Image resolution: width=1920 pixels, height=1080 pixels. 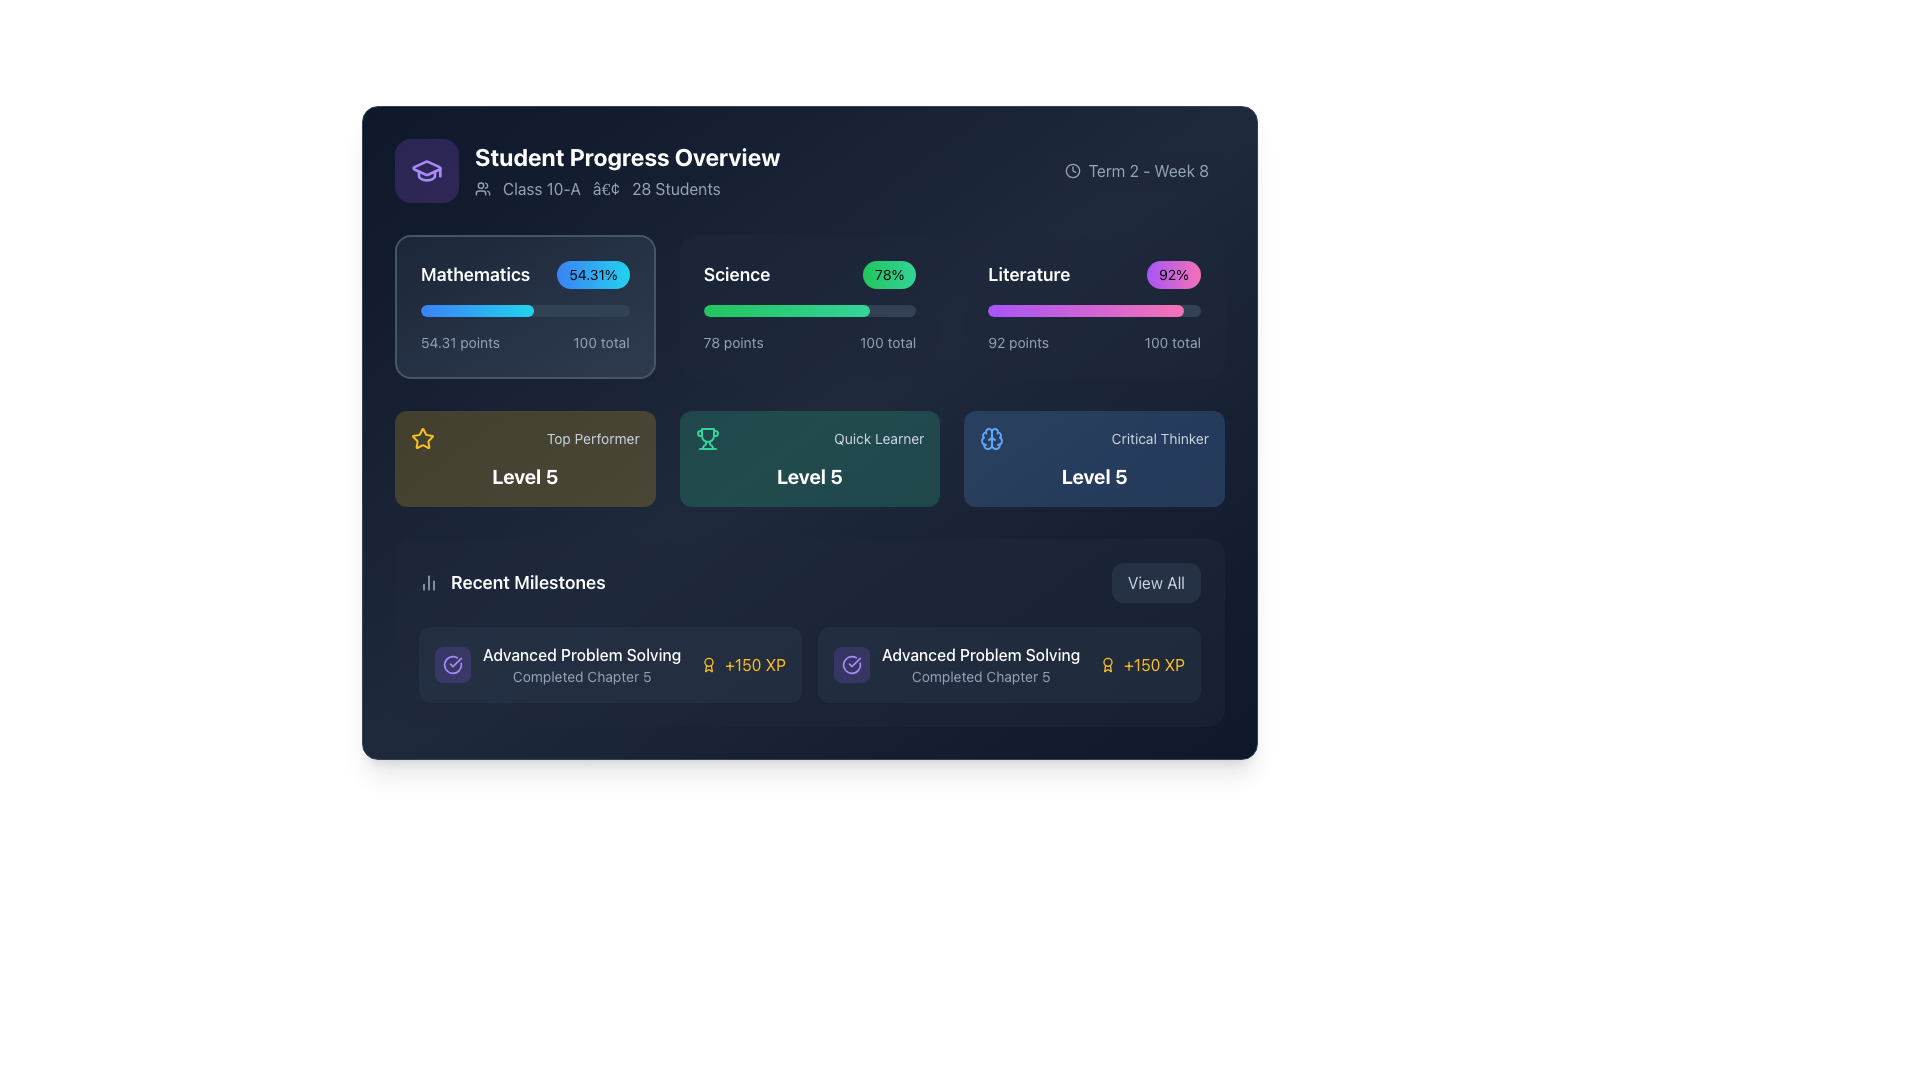 I want to click on the reward indicator element displaying '+150 XP' with a gold ribbon icon, located on the far right of the 'Advanced Problem Solving' row, aligned with 'Completed Chapter 5', so click(x=1142, y=664).